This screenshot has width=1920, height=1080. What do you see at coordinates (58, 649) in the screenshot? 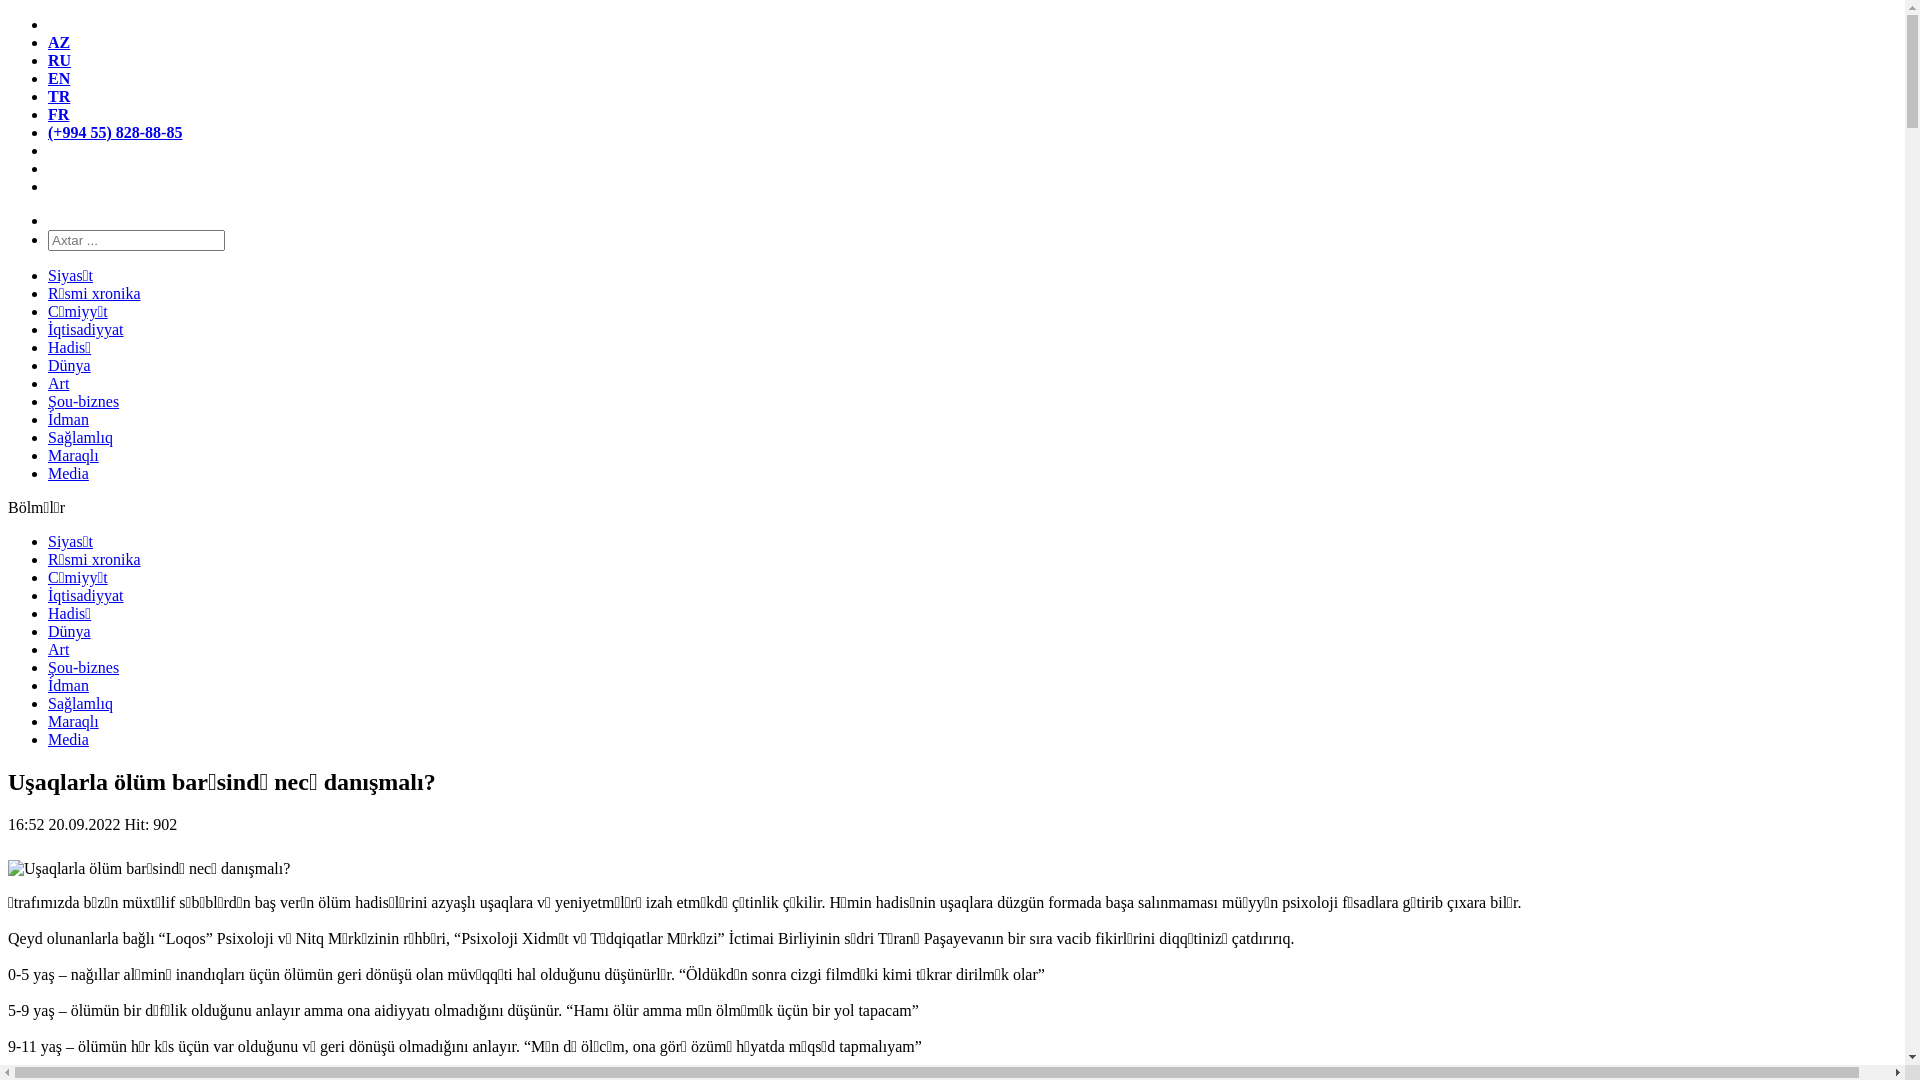
I see `'Art'` at bounding box center [58, 649].